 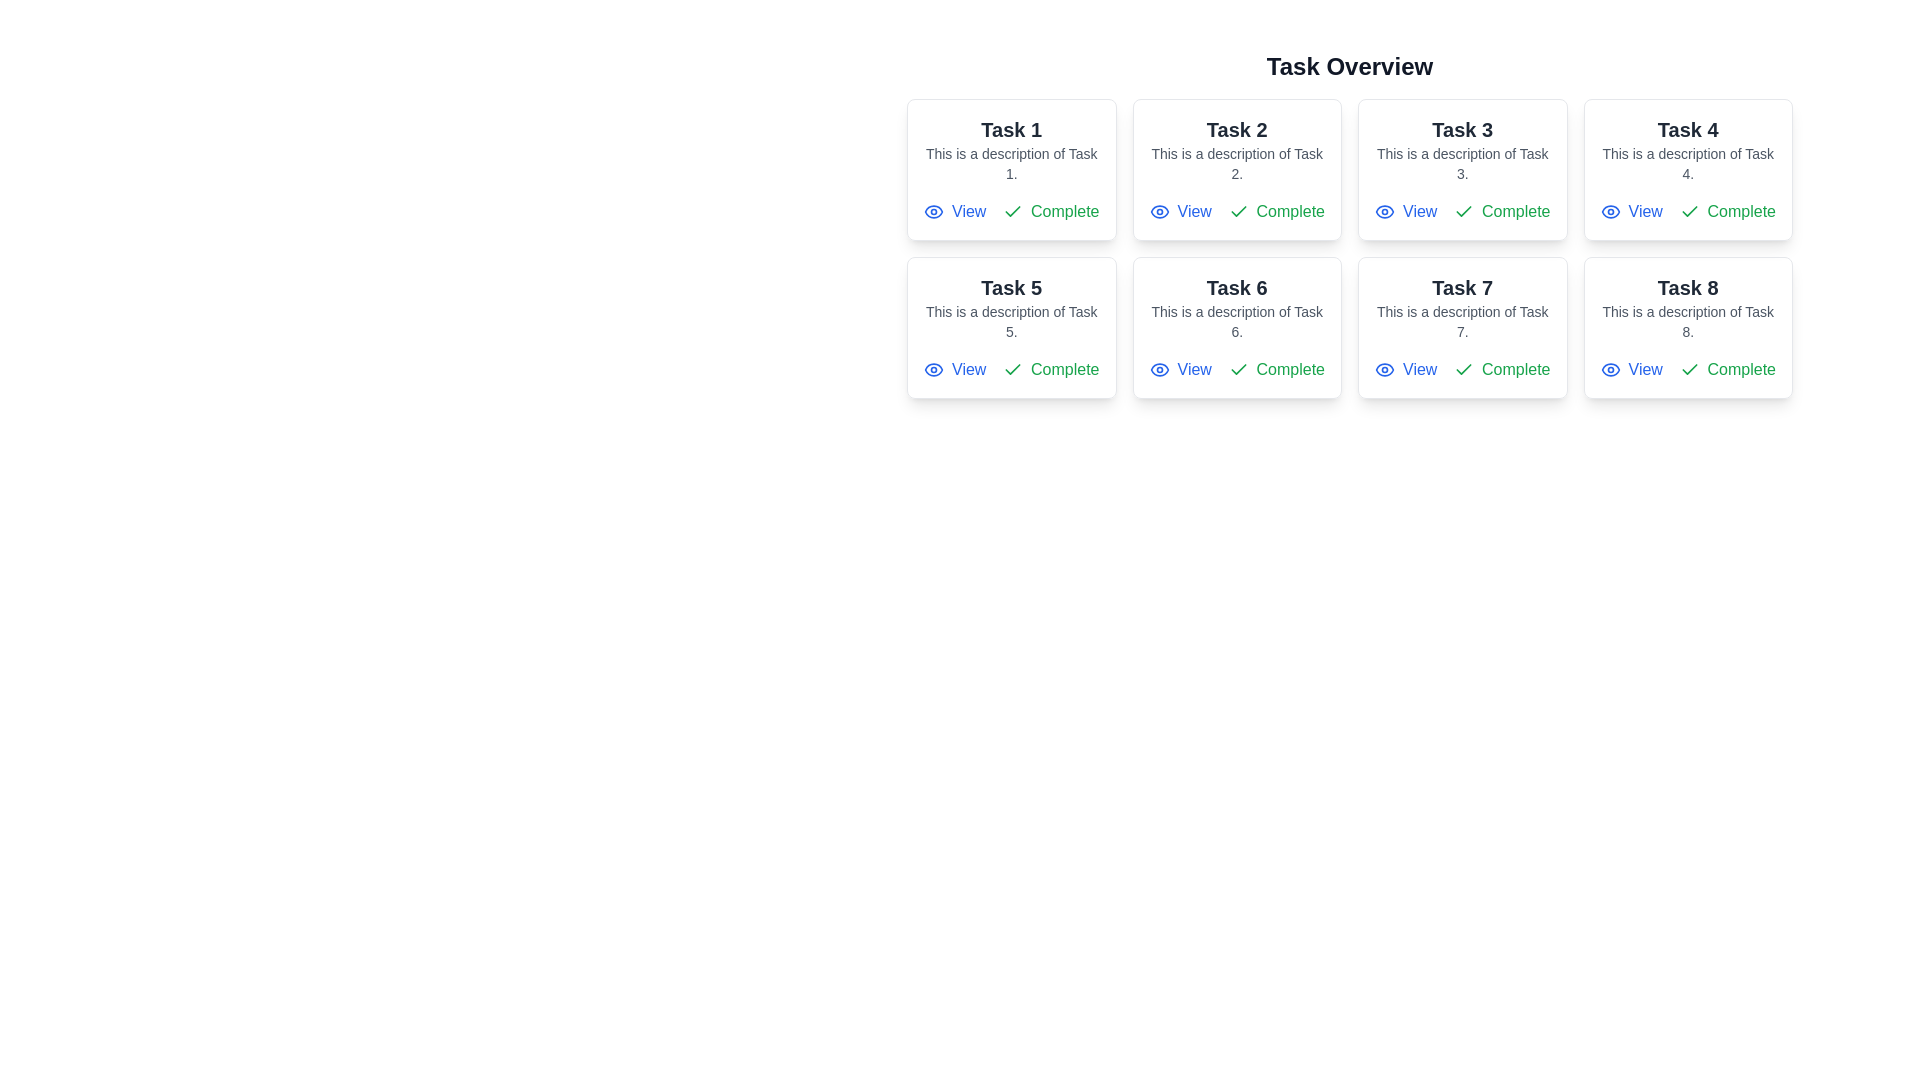 I want to click on the 'Complete' button with a green checkmark icon located in the first row, third column of the grid layout, so click(x=1502, y=212).